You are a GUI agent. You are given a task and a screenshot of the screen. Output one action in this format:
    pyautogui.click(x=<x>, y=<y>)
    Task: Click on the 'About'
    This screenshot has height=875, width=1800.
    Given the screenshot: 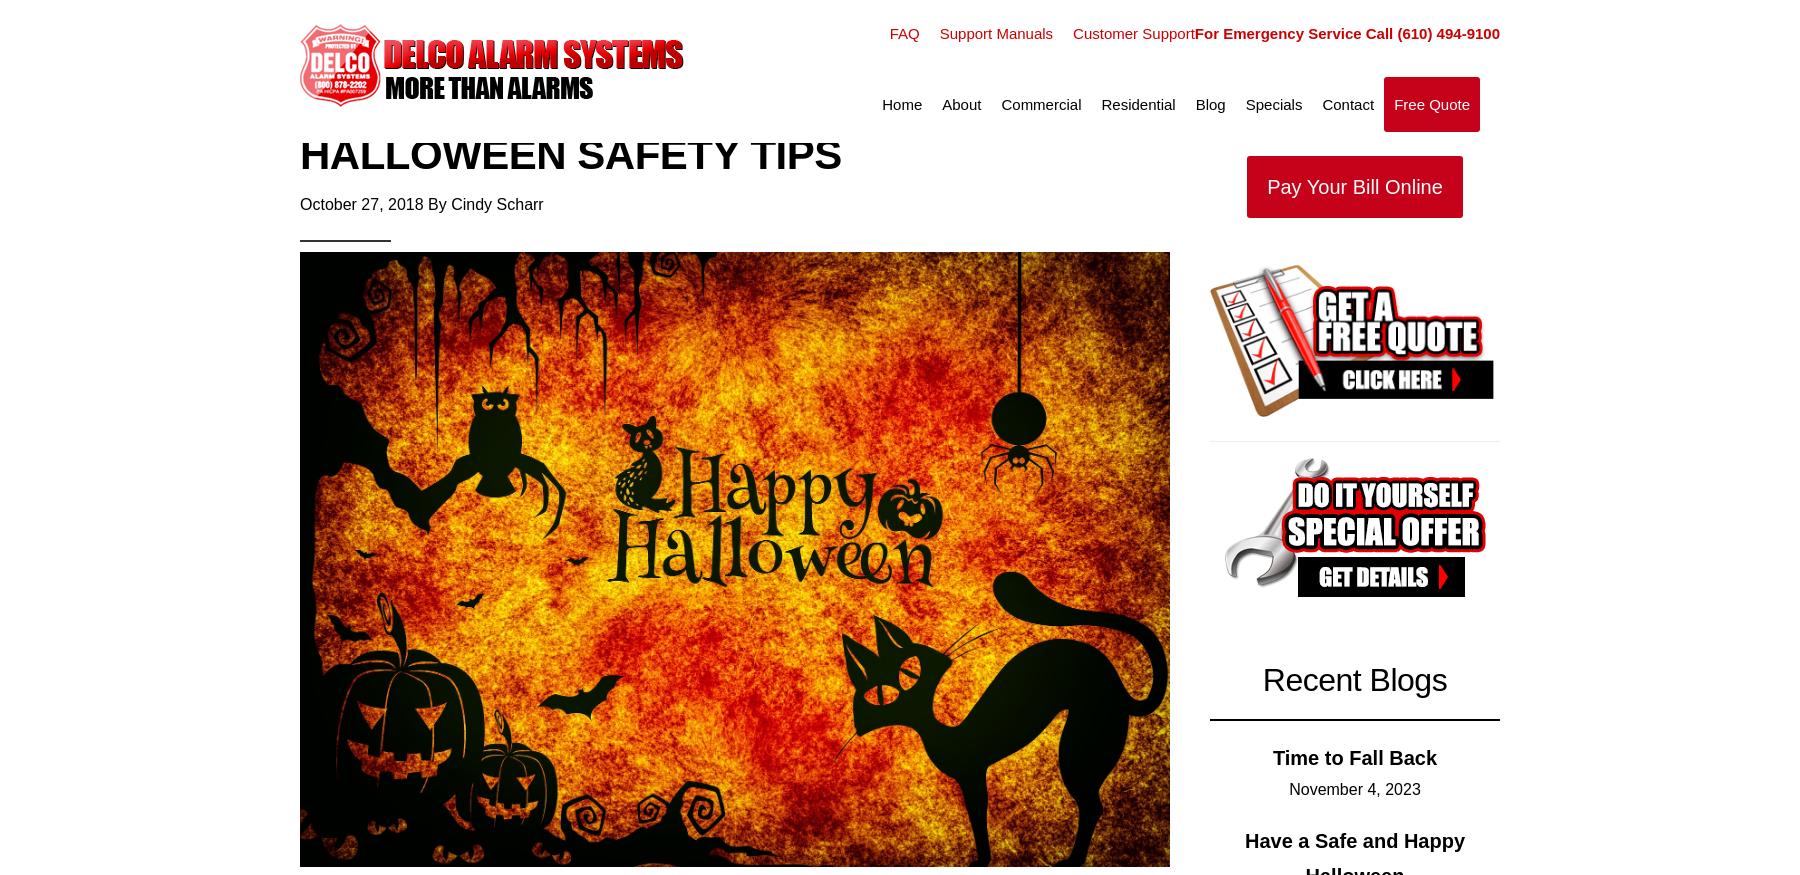 What is the action you would take?
    pyautogui.click(x=960, y=104)
    